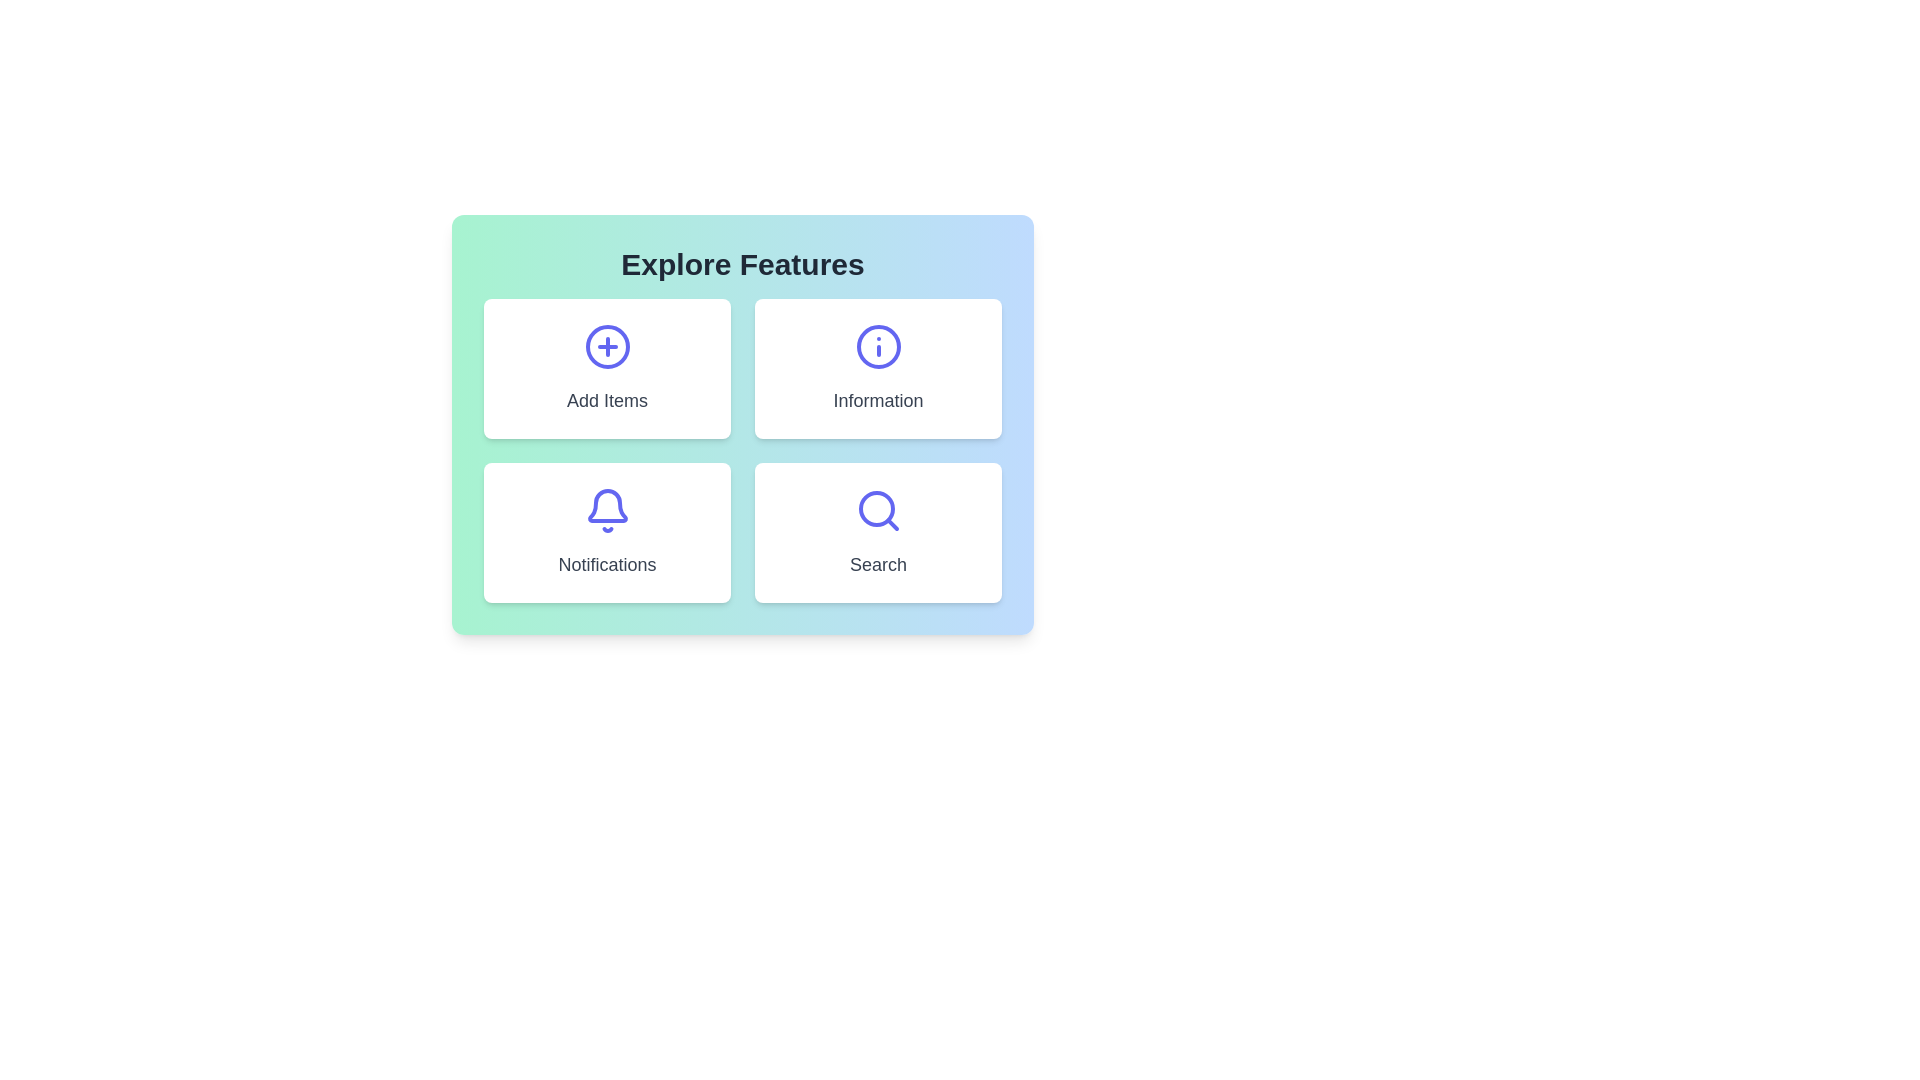  What do you see at coordinates (878, 509) in the screenshot?
I see `the magnifying glass icon at the top of the 'Search' card to initiate a search operation` at bounding box center [878, 509].